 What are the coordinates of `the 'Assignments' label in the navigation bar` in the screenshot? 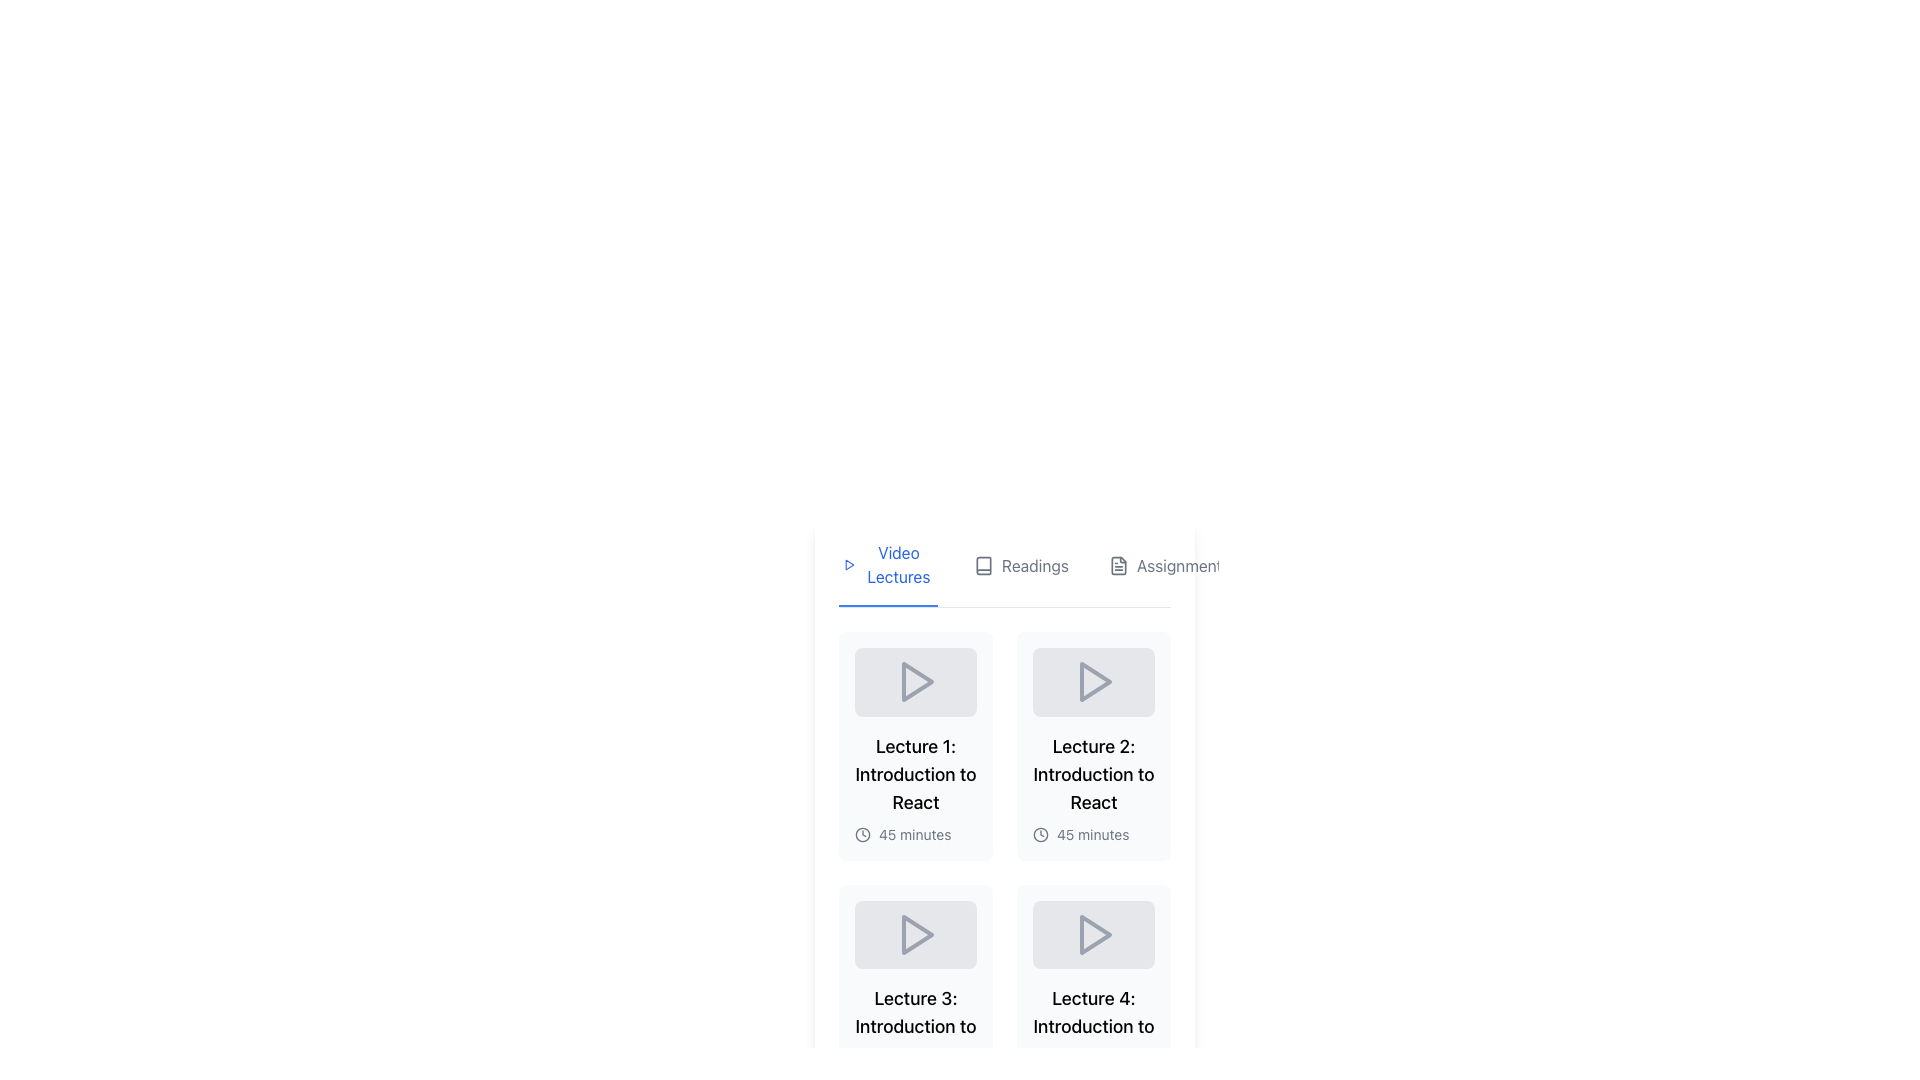 It's located at (1183, 566).